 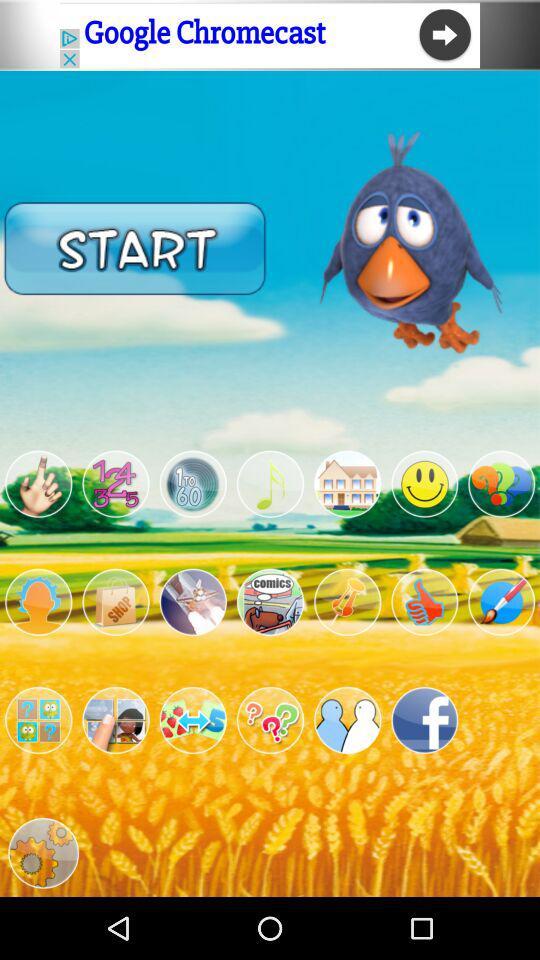 What do you see at coordinates (423, 517) in the screenshot?
I see `the emoji icon` at bounding box center [423, 517].